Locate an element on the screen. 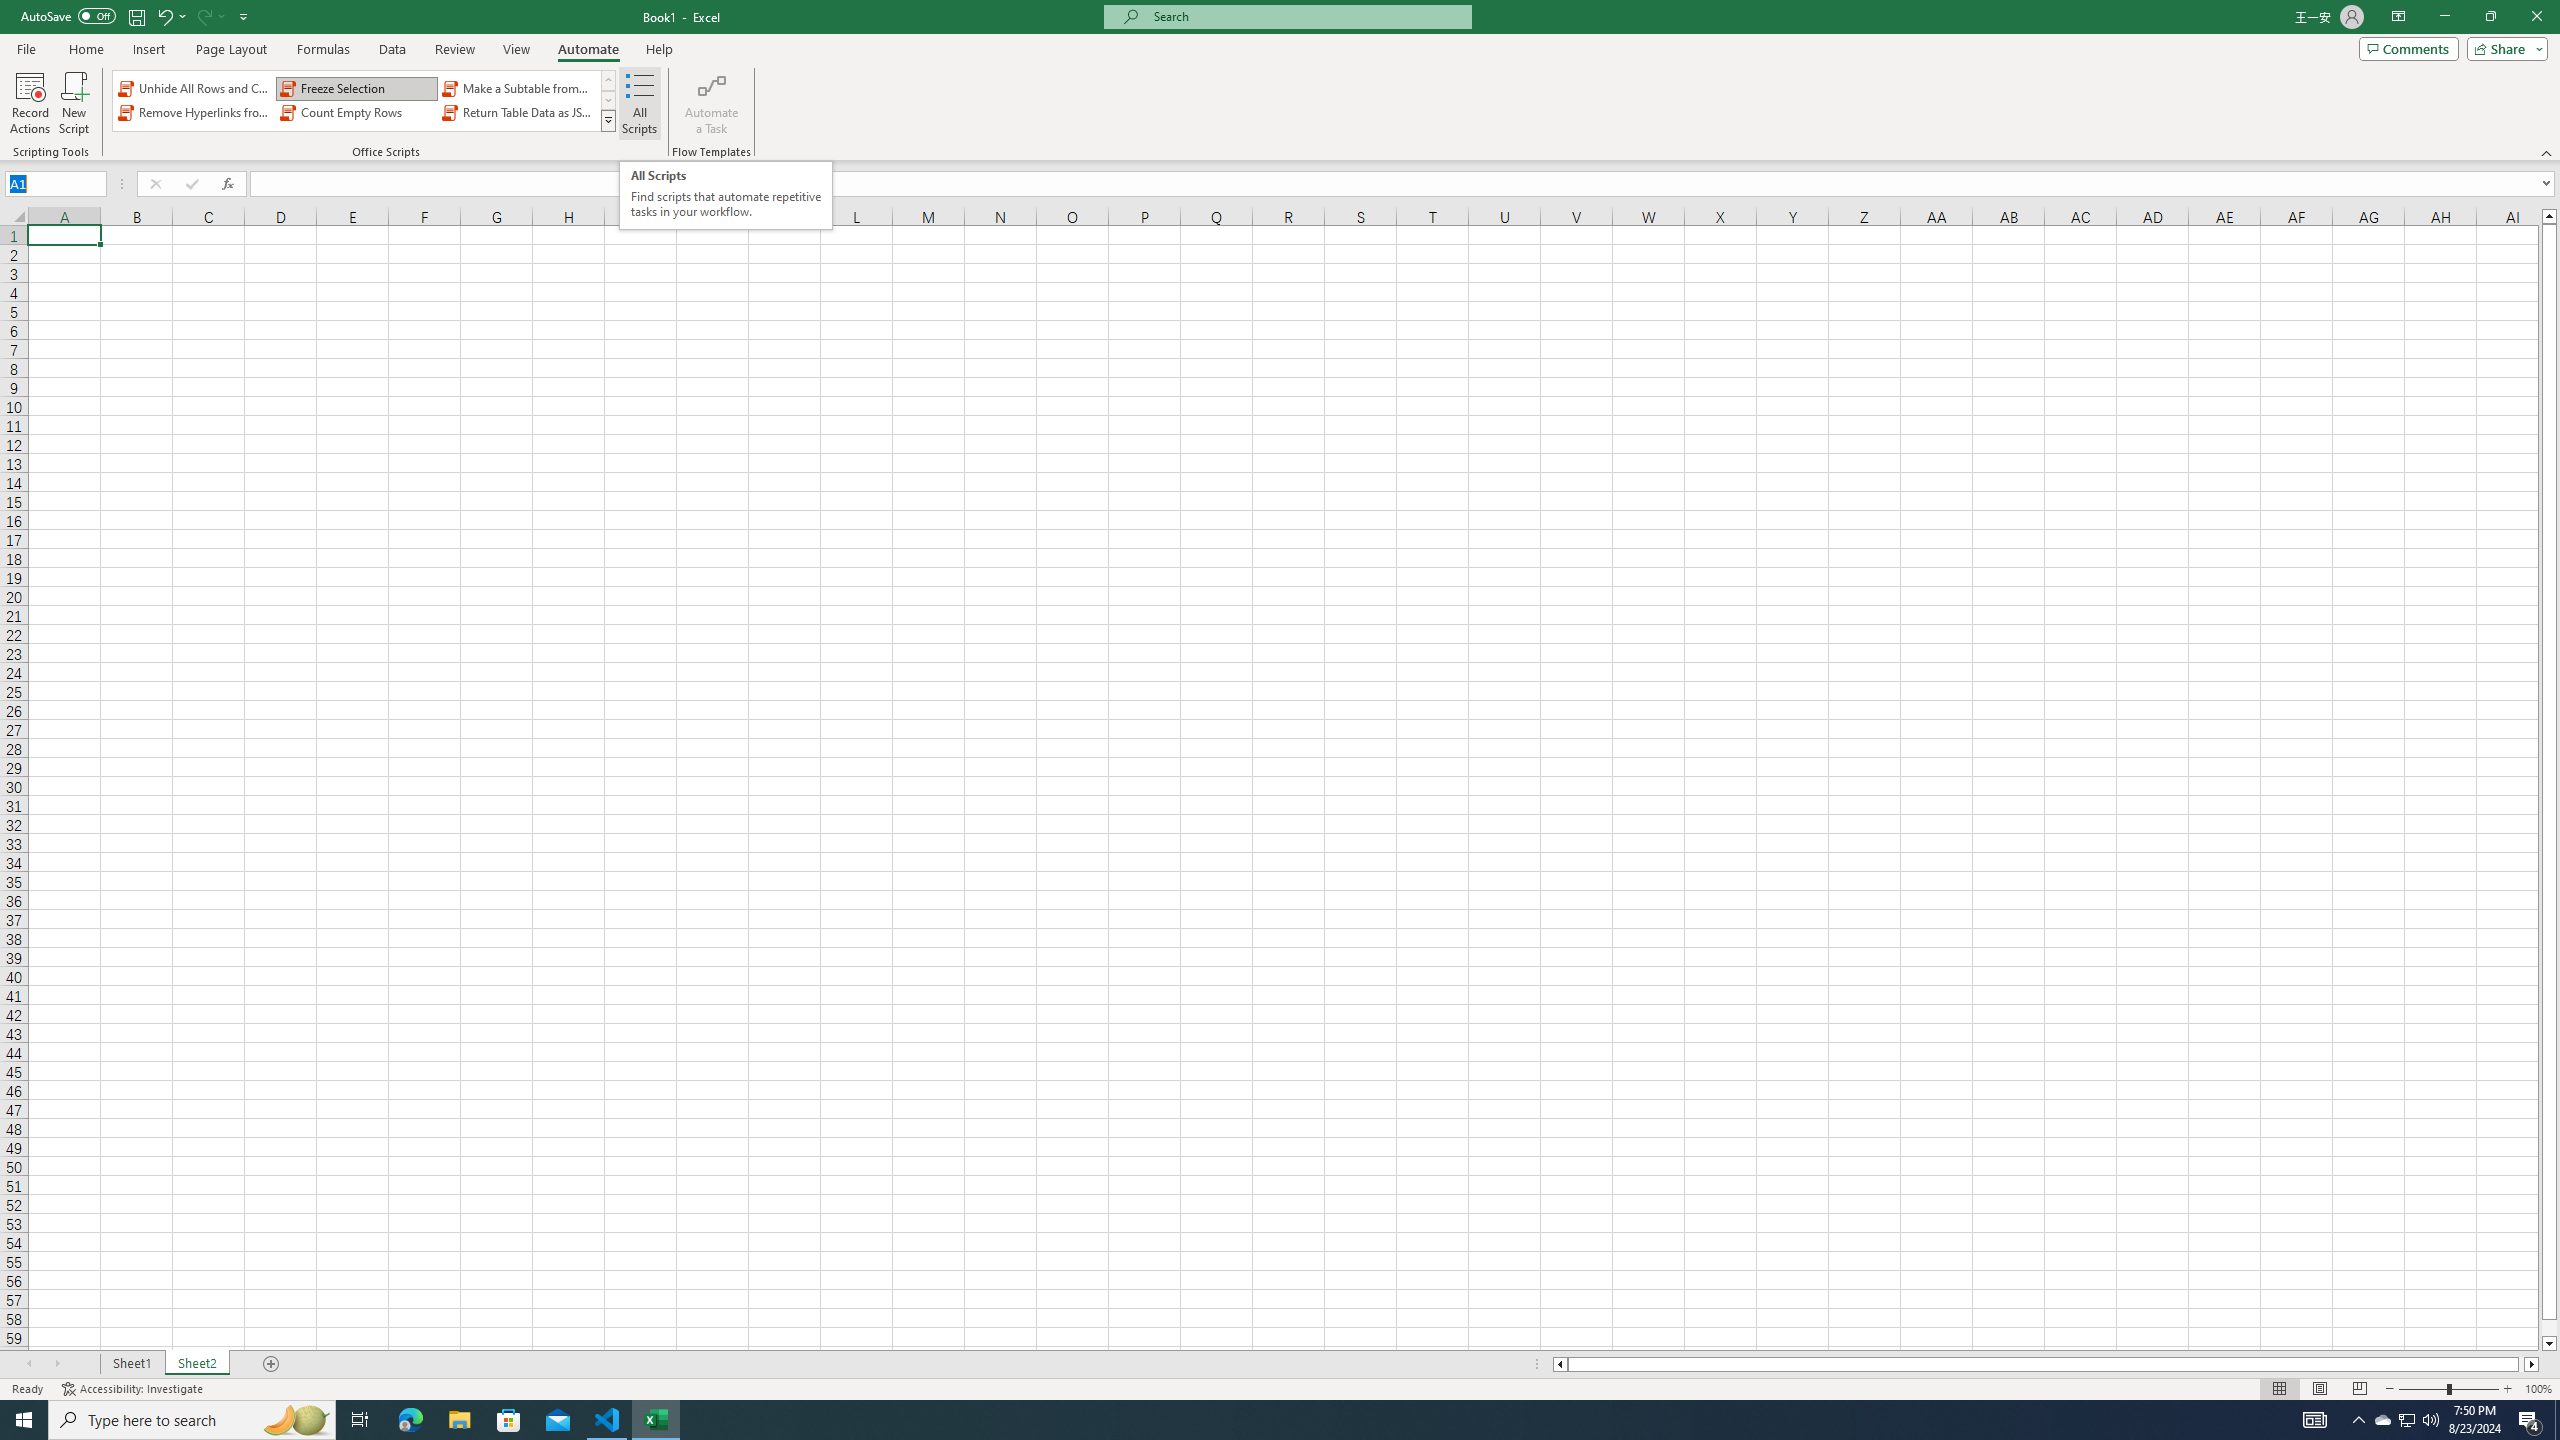 This screenshot has width=2560, height=1440. 'Data' is located at coordinates (391, 49).